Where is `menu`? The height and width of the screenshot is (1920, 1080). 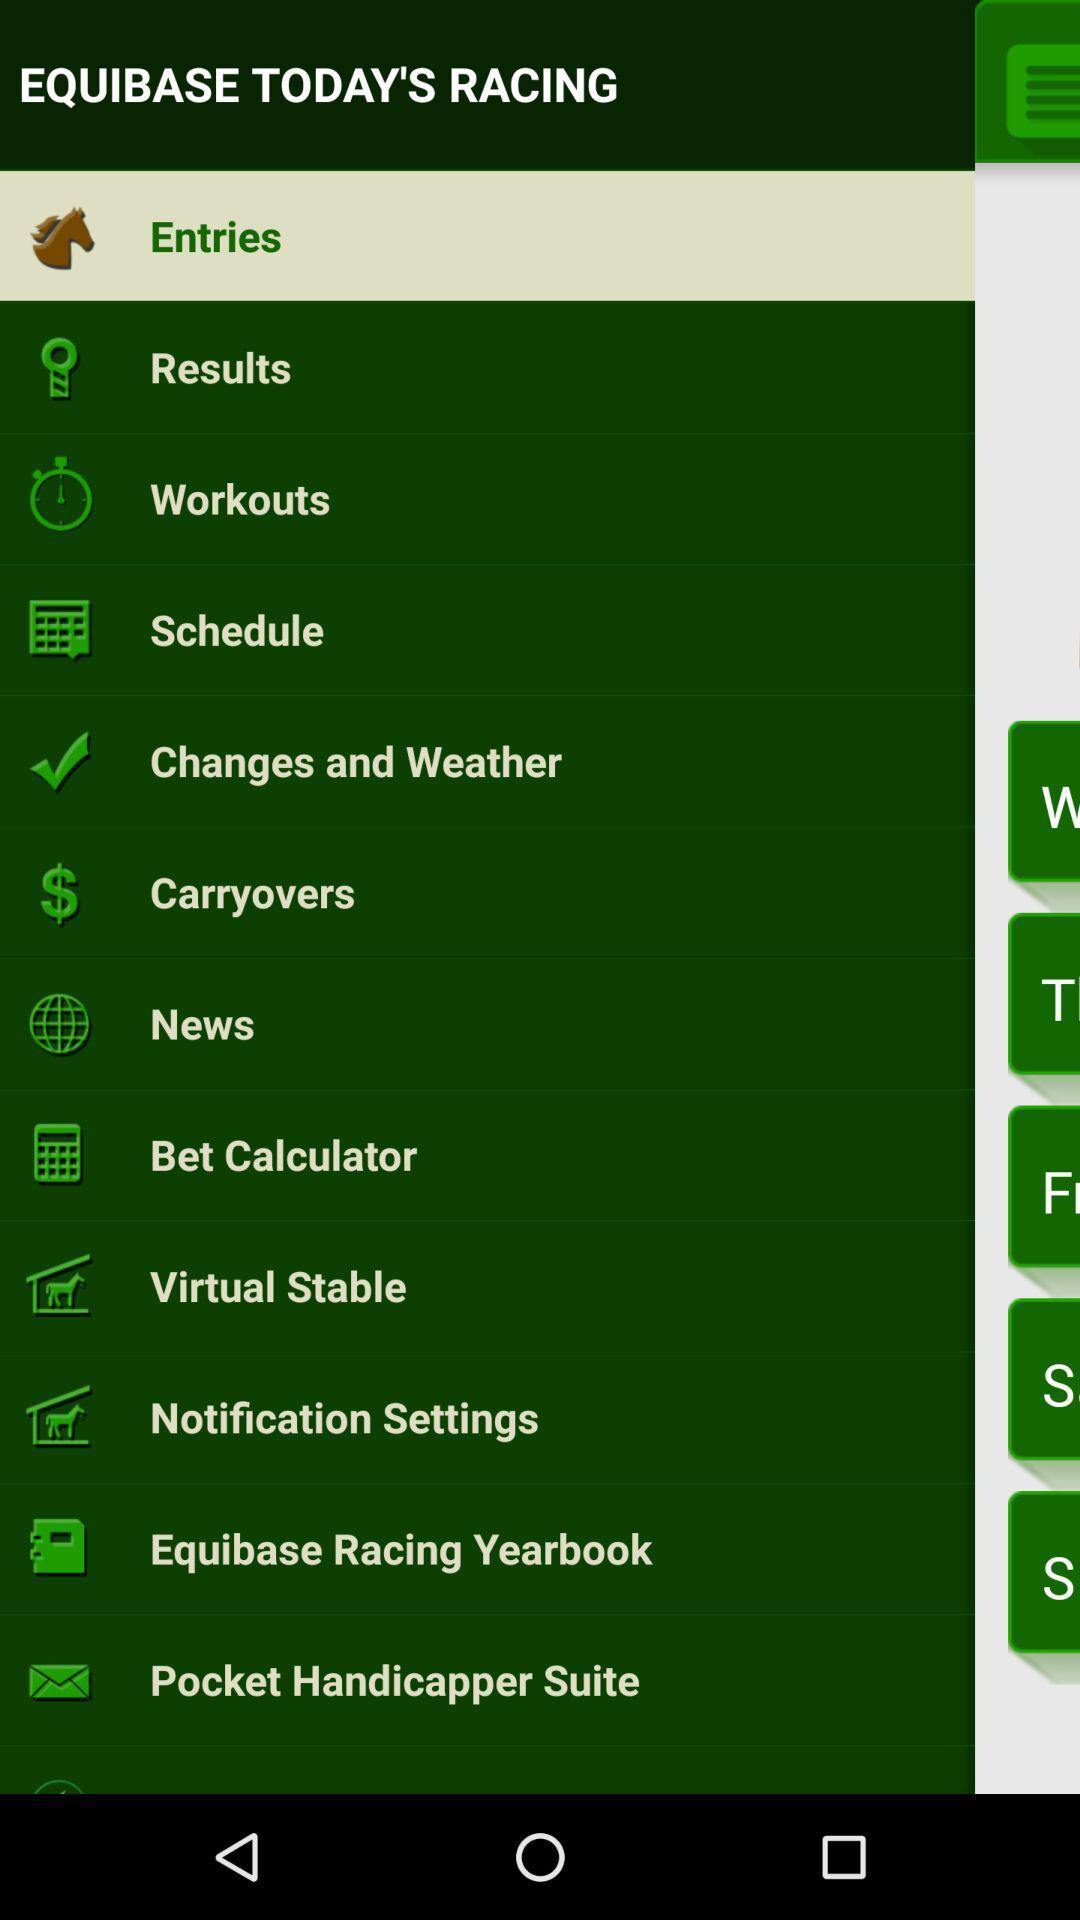 menu is located at coordinates (1035, 86).